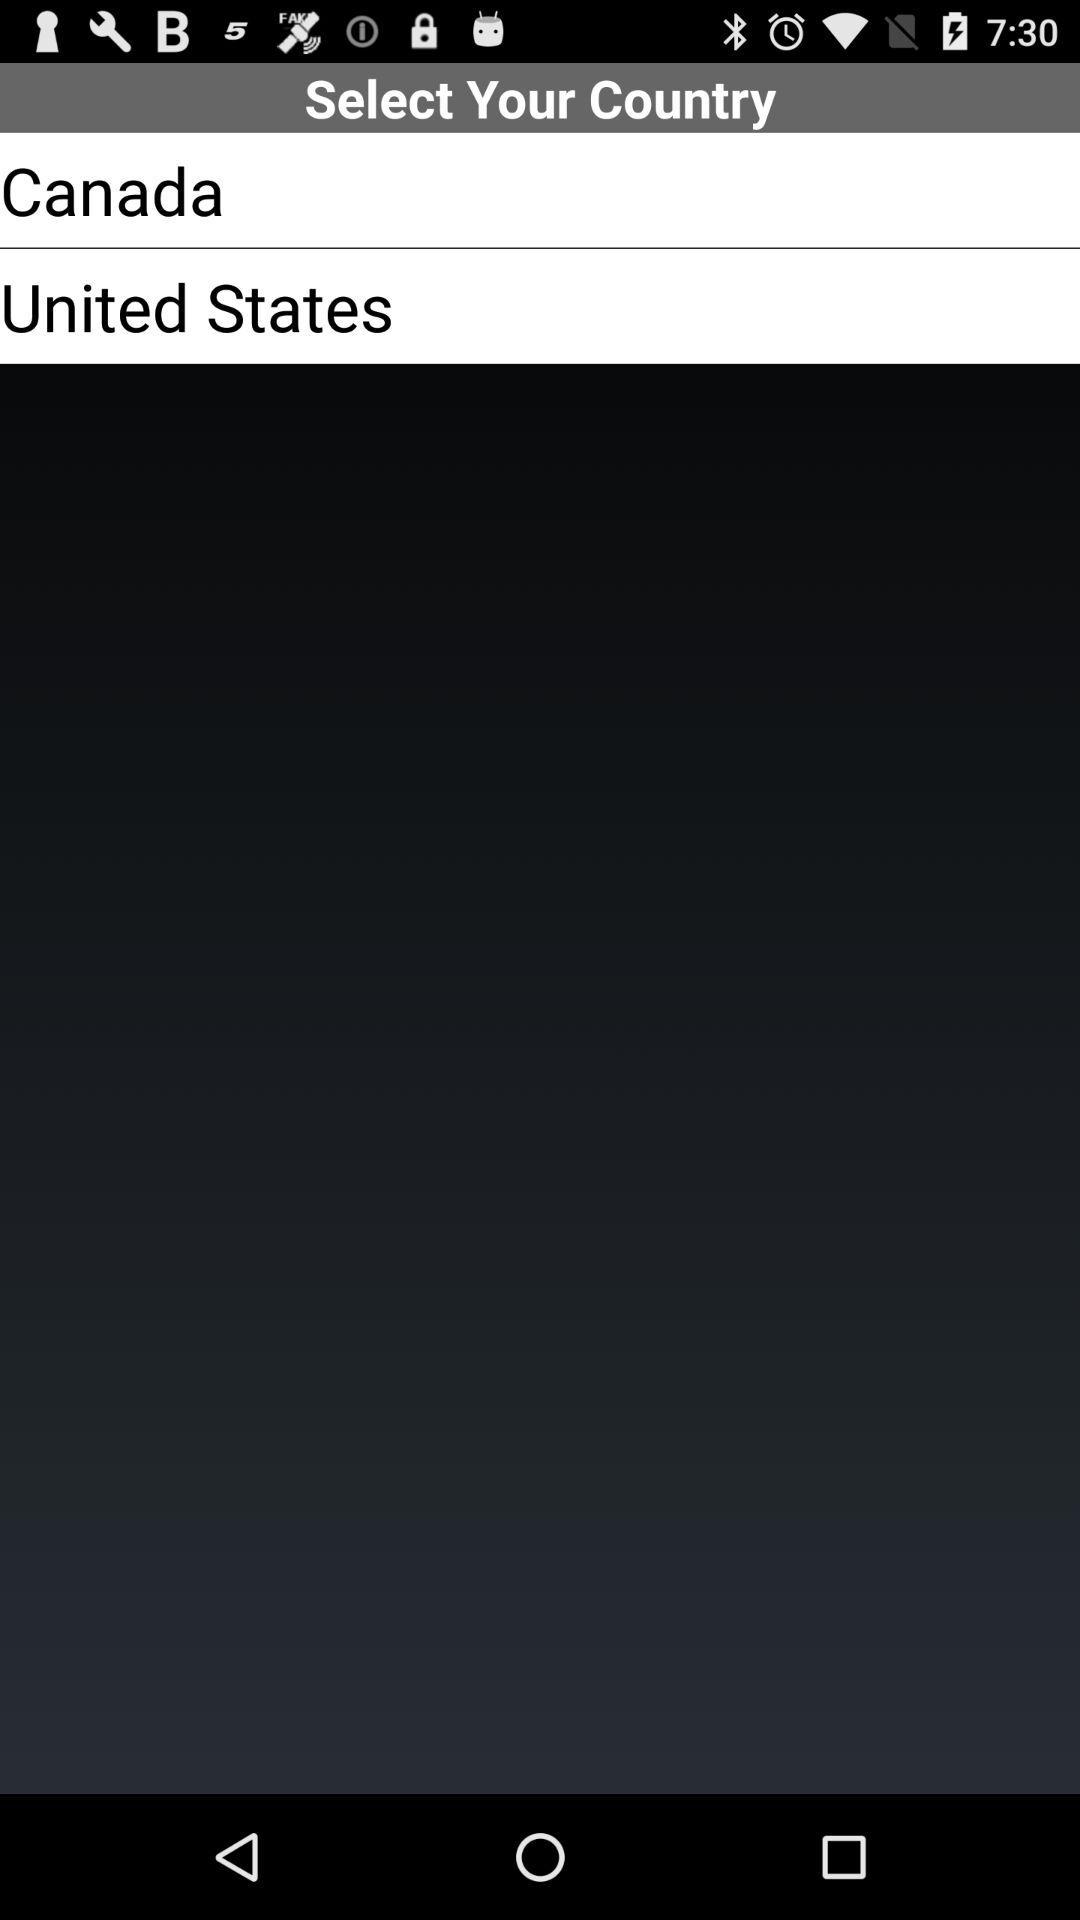  I want to click on the app below the select your country, so click(112, 190).